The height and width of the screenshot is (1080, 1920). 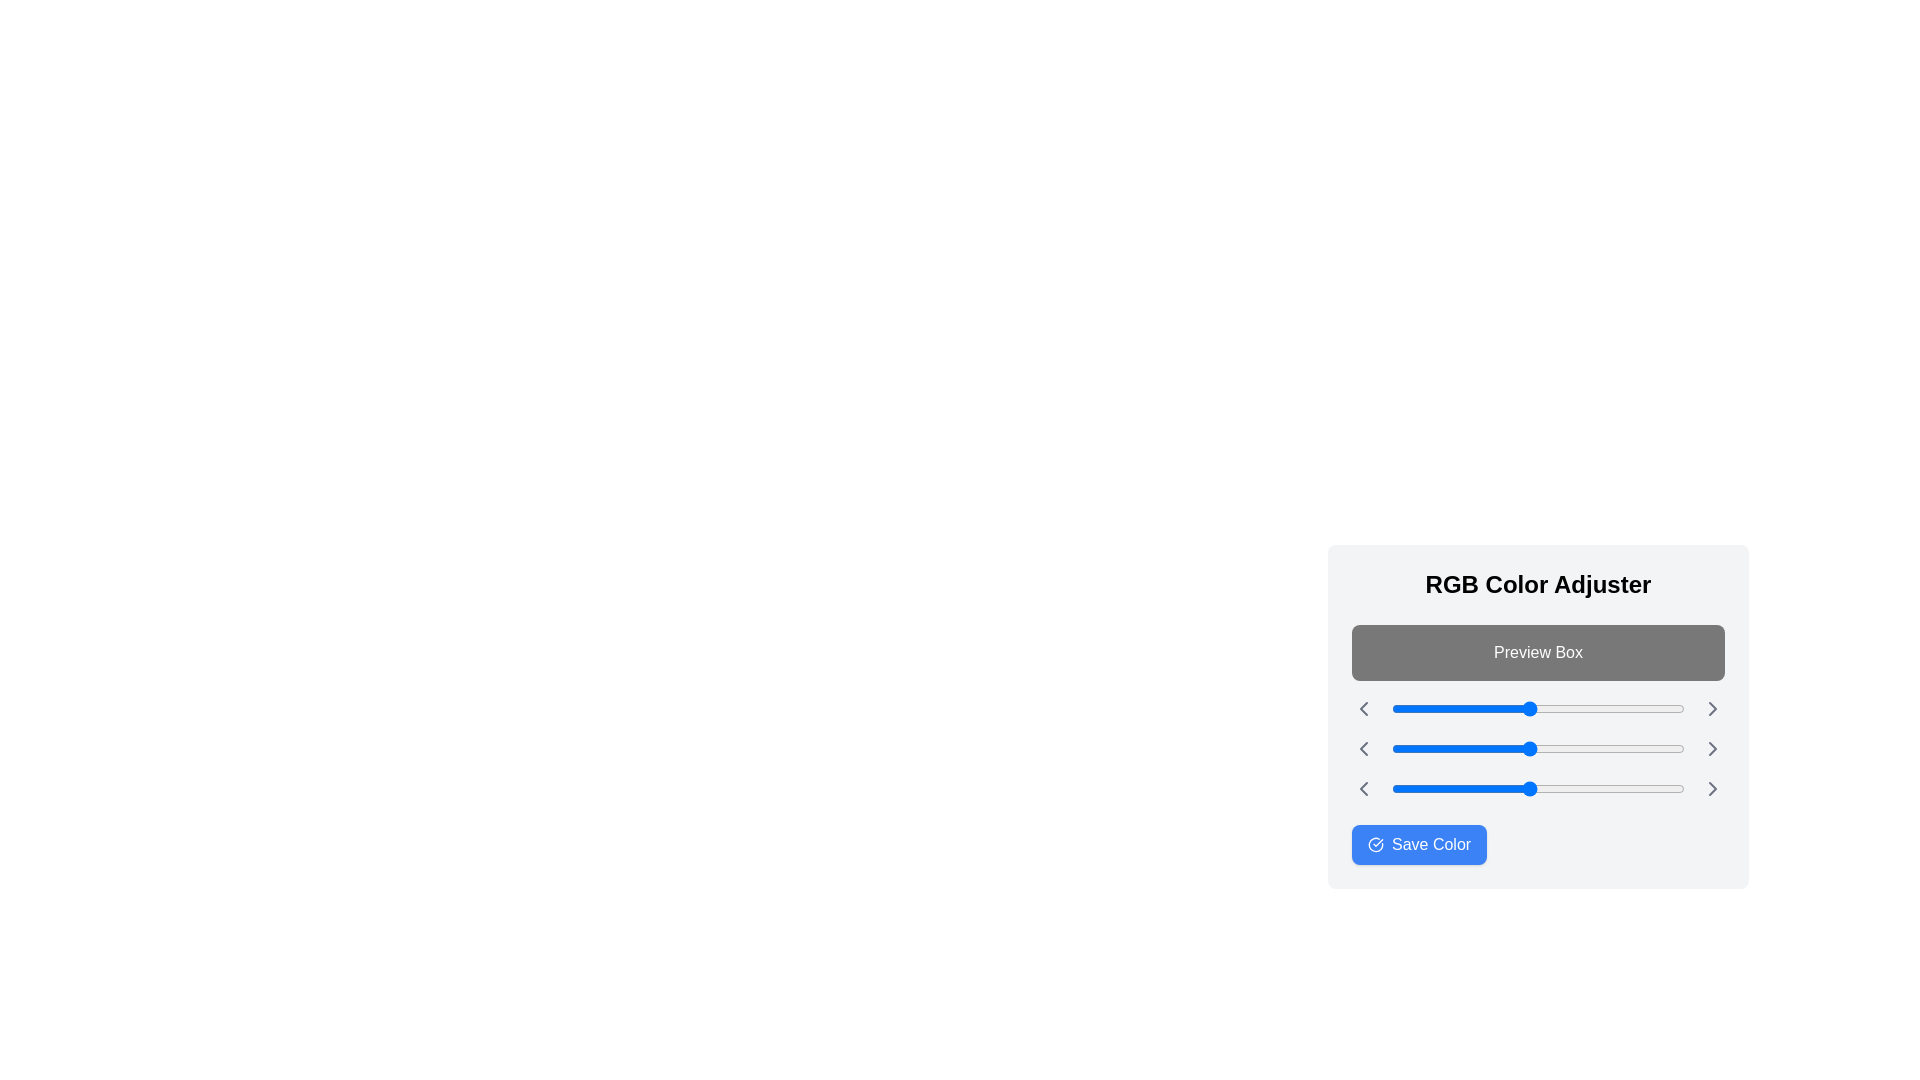 What do you see at coordinates (1458, 788) in the screenshot?
I see `the blue slider to 58` at bounding box center [1458, 788].